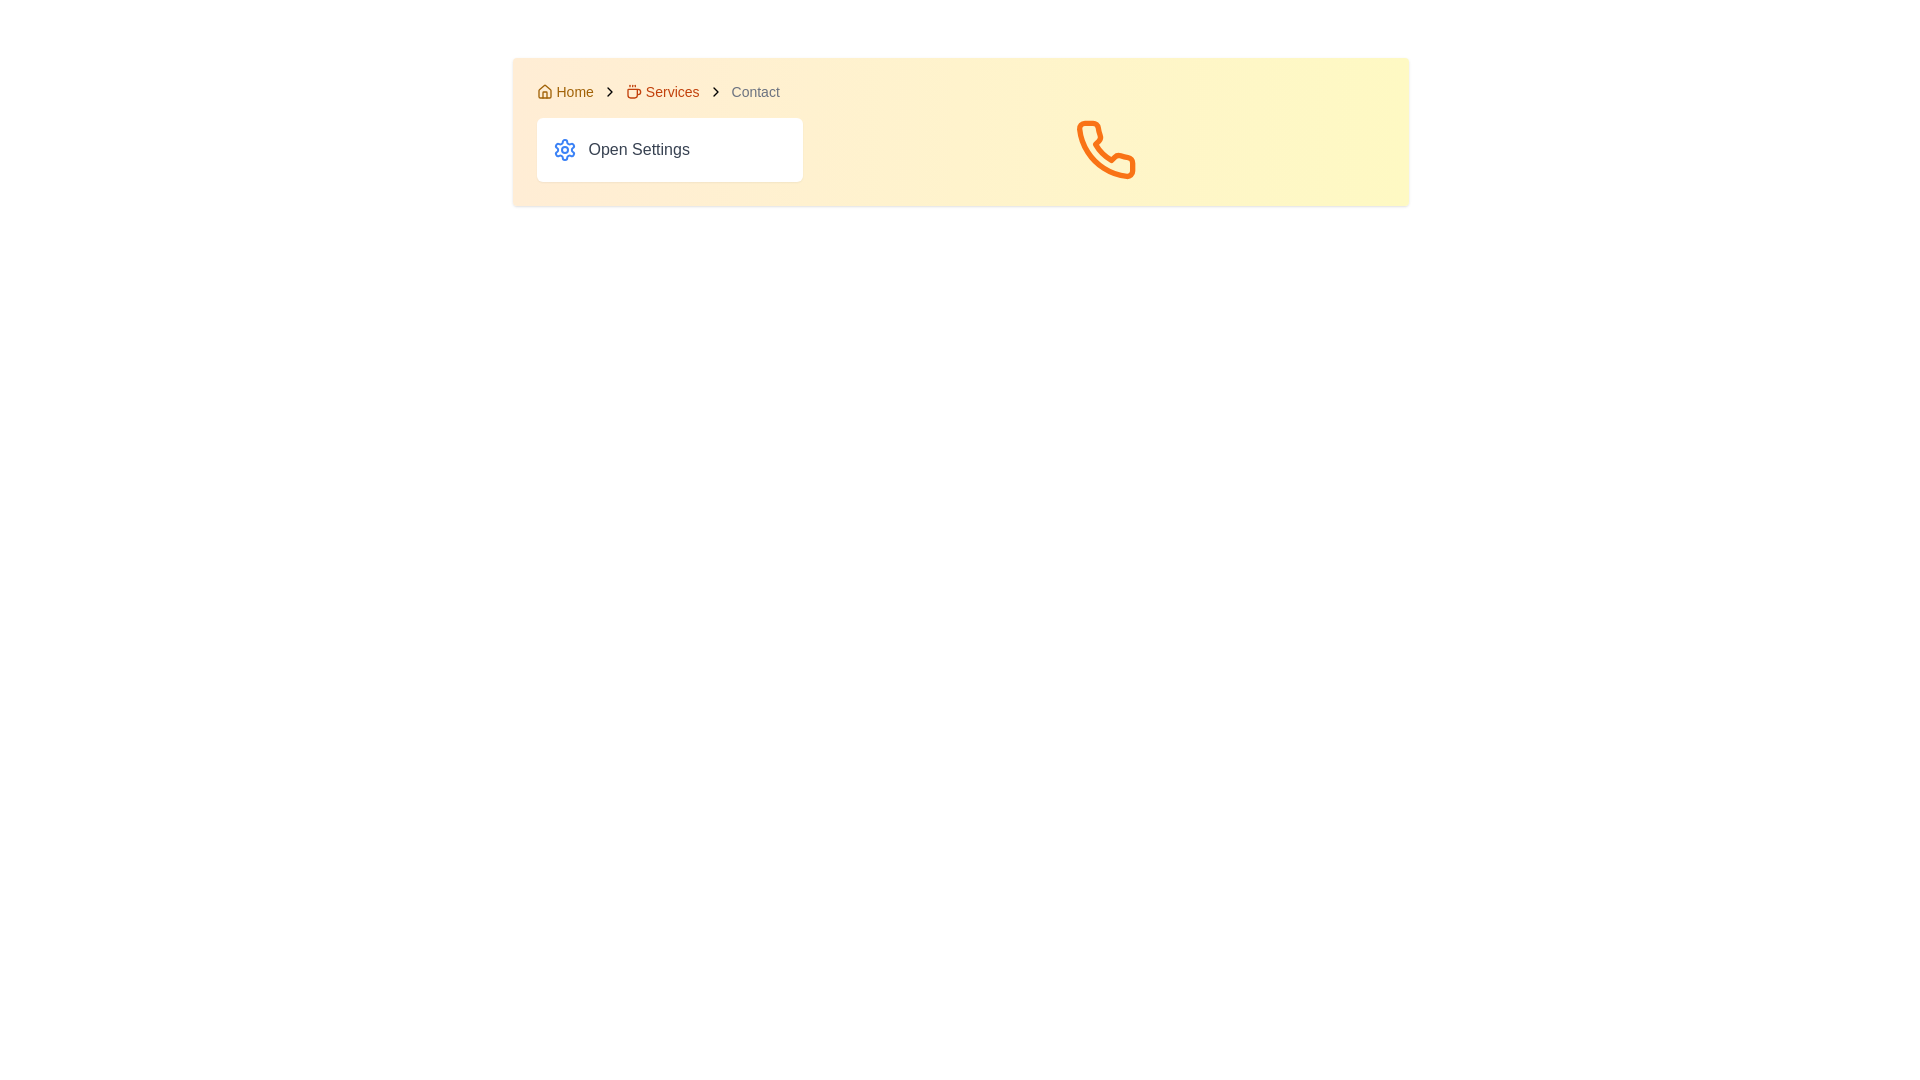  What do you see at coordinates (608, 92) in the screenshot?
I see `the right-facing chevron icon in the breadcrumb navigation bar, which is positioned between the 'Home' and 'Services' text links` at bounding box center [608, 92].